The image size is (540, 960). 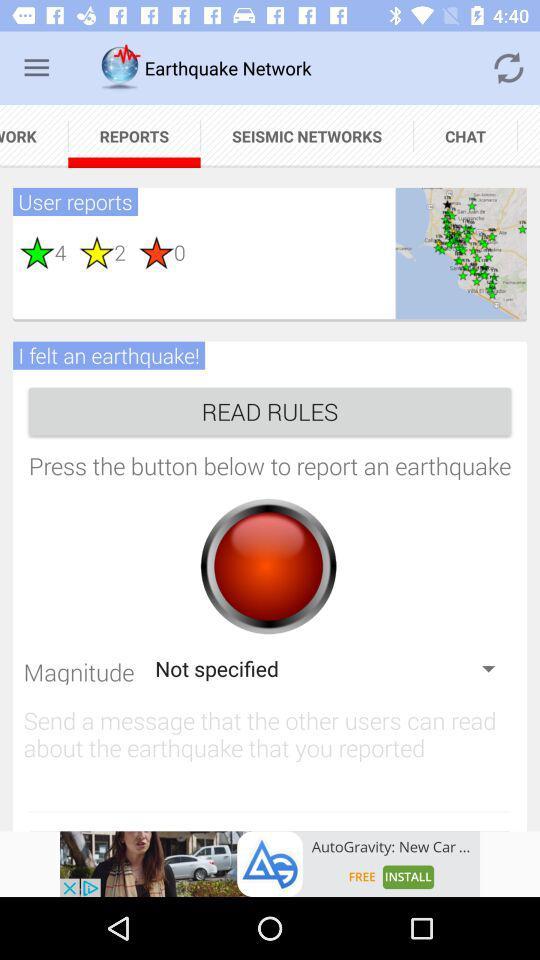 What do you see at coordinates (89, 251) in the screenshot?
I see `the second star below the user reports` at bounding box center [89, 251].